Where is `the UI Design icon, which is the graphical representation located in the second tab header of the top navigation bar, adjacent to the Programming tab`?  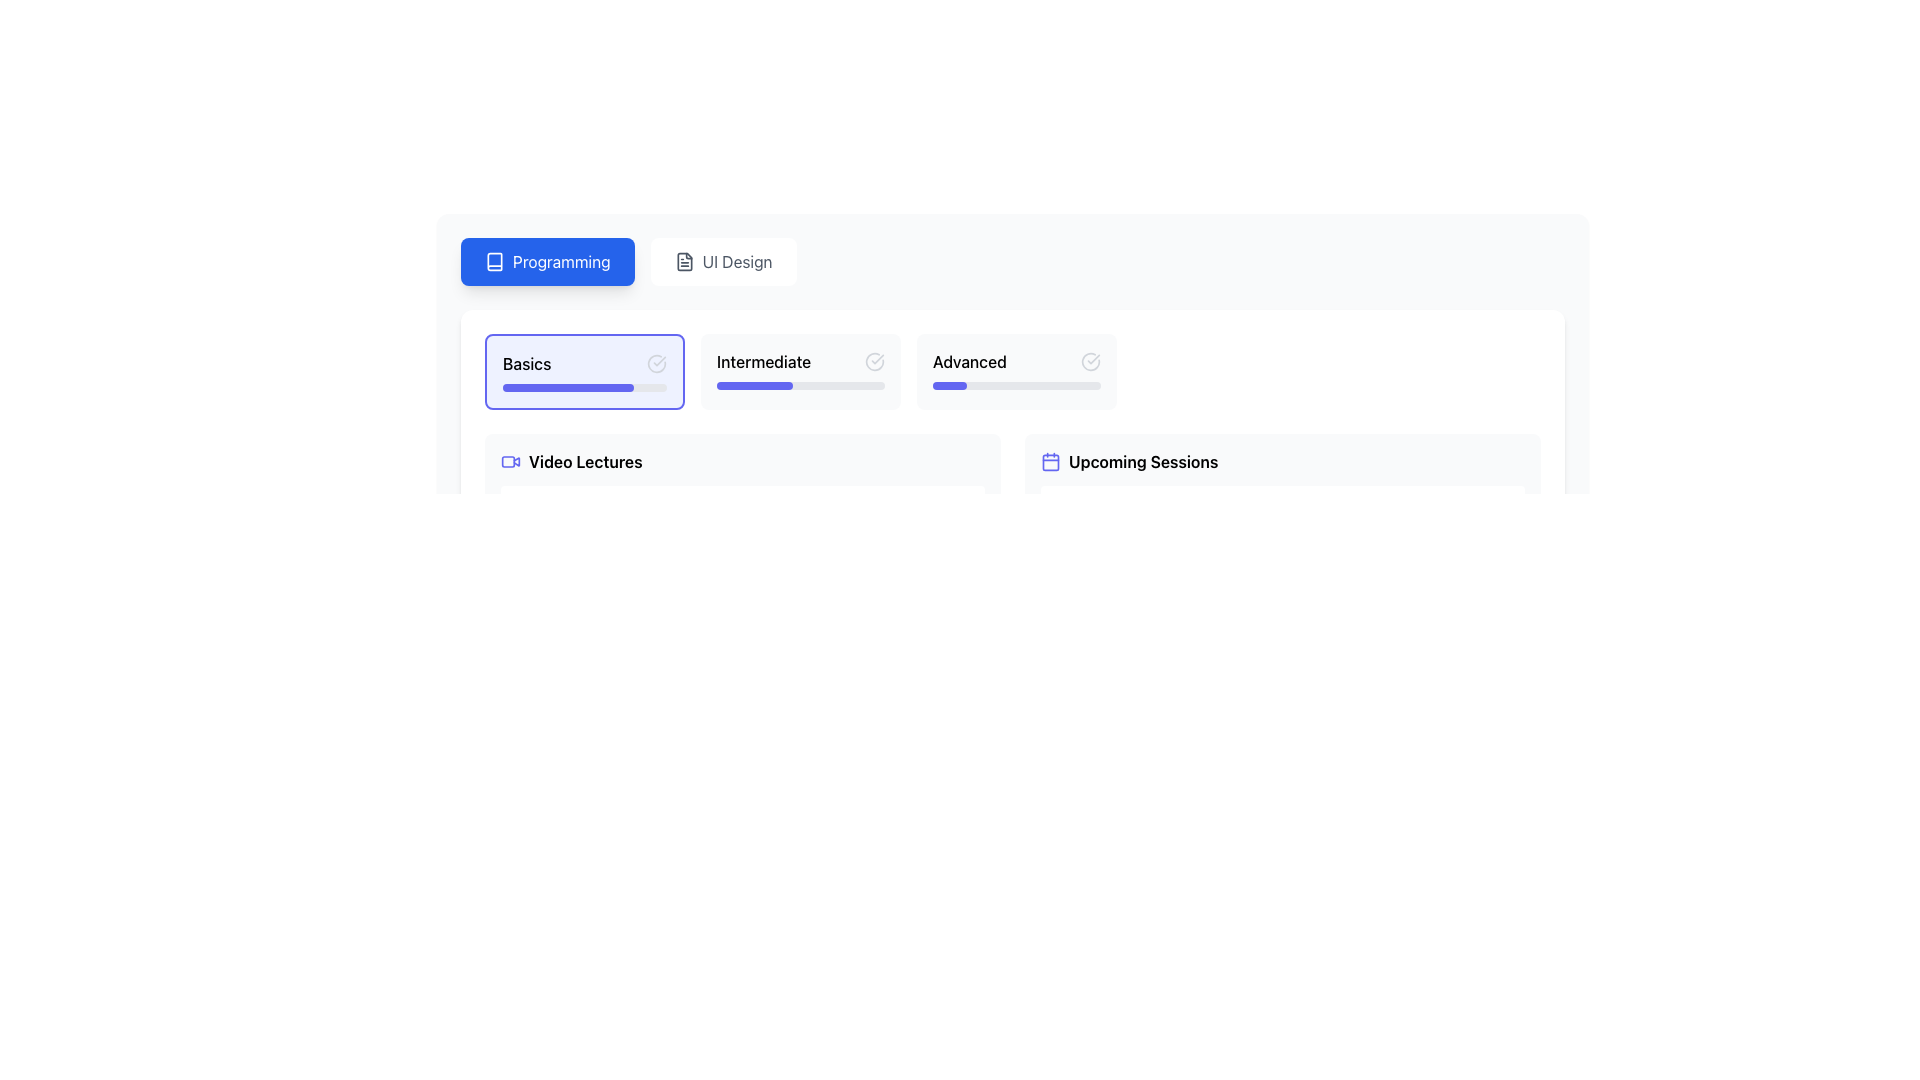
the UI Design icon, which is the graphical representation located in the second tab header of the top navigation bar, adjacent to the Programming tab is located at coordinates (684, 261).